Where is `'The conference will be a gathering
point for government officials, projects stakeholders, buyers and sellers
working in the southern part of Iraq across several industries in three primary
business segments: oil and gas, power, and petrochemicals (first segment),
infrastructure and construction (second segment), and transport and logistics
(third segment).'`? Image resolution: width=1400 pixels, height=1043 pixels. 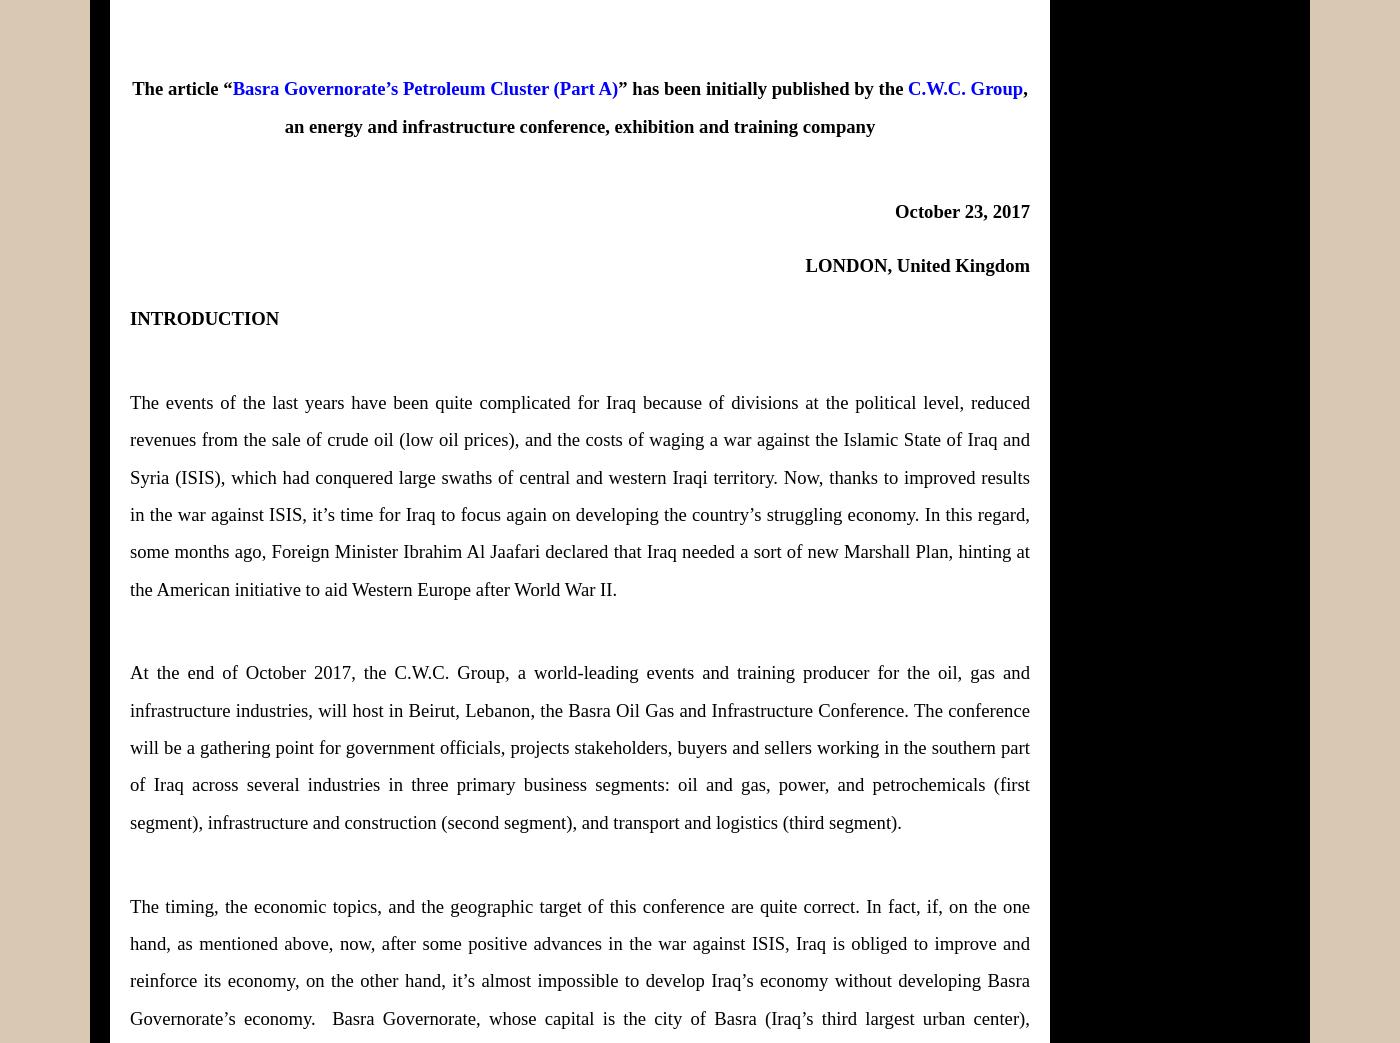
'The conference will be a gathering
point for government officials, projects stakeholders, buyers and sellers
working in the southern part of Iraq across several industries in three primary
business segments: oil and gas, power, and petrochemicals (first segment),
infrastructure and construction (second segment), and transport and logistics
(third segment).' is located at coordinates (130, 764).